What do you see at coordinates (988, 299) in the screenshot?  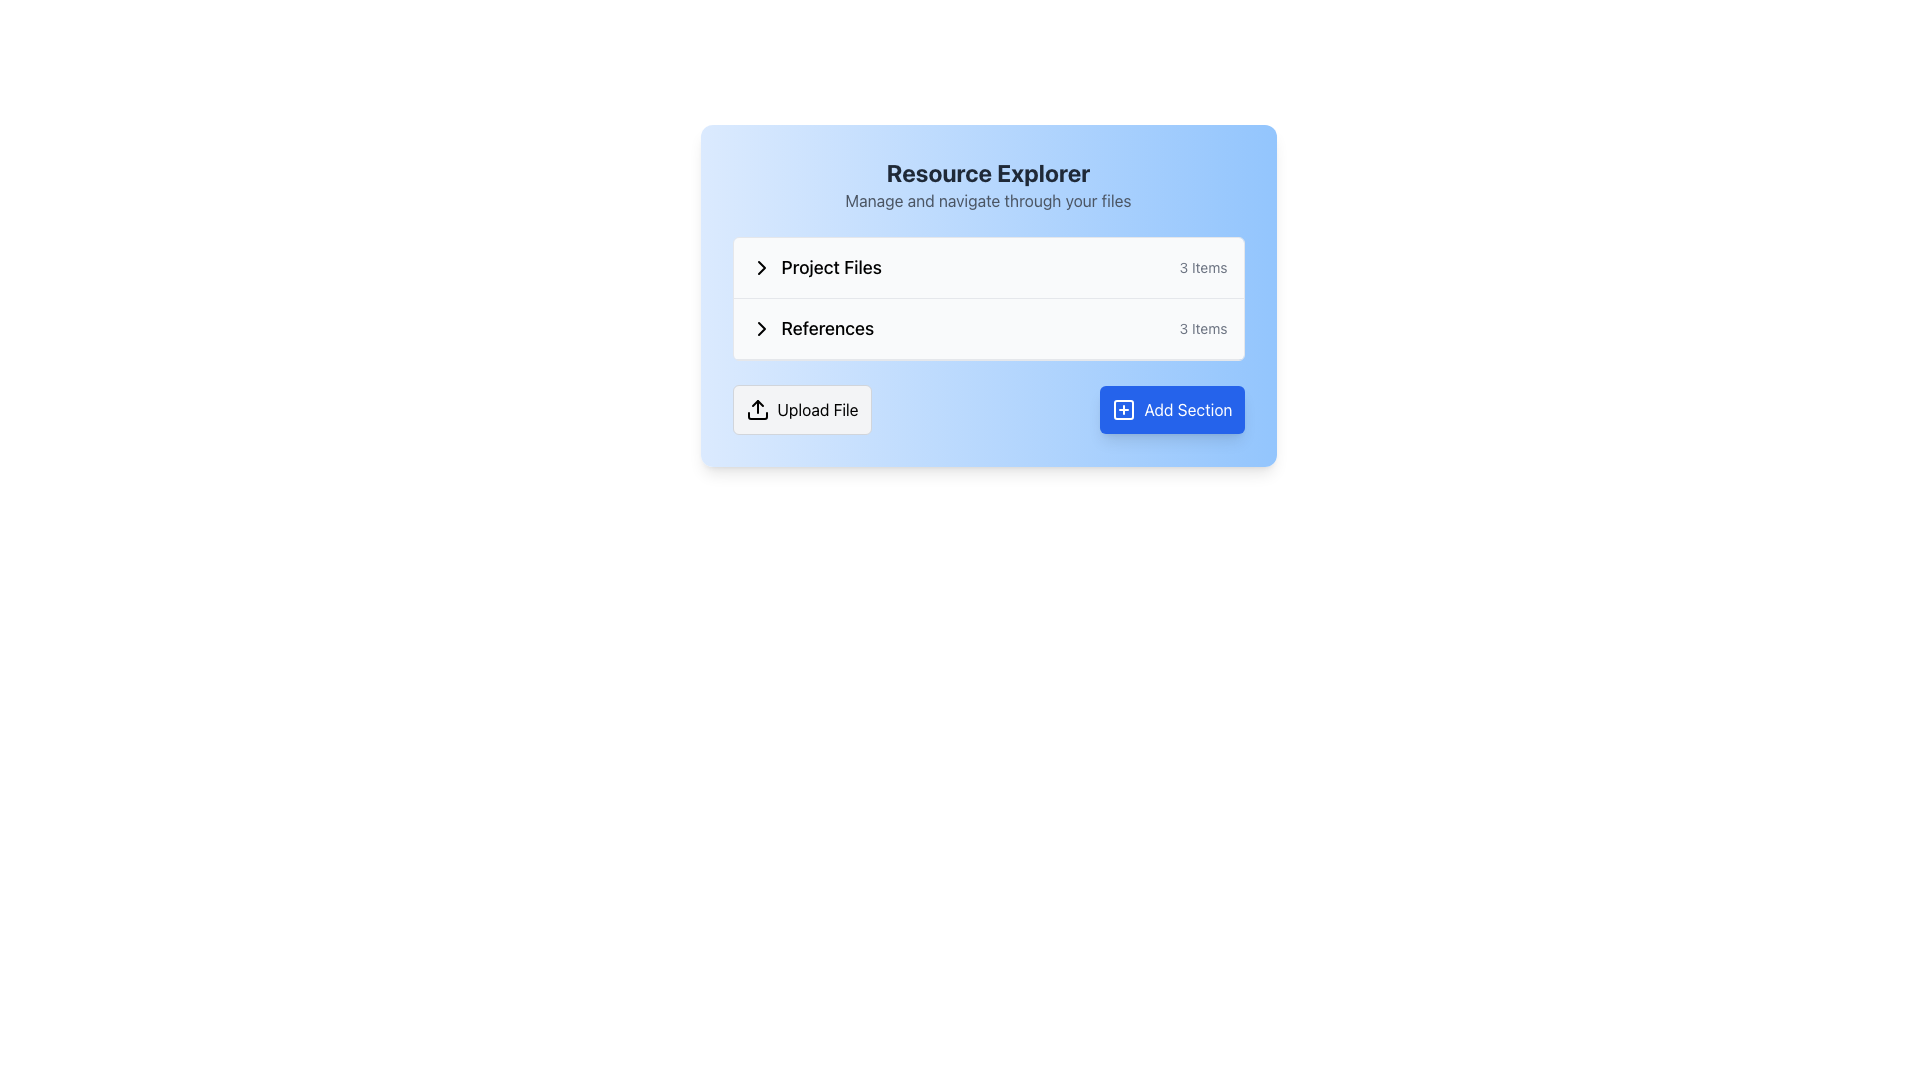 I see `the collapsible menu in the 'Resource Explorer' panel` at bounding box center [988, 299].